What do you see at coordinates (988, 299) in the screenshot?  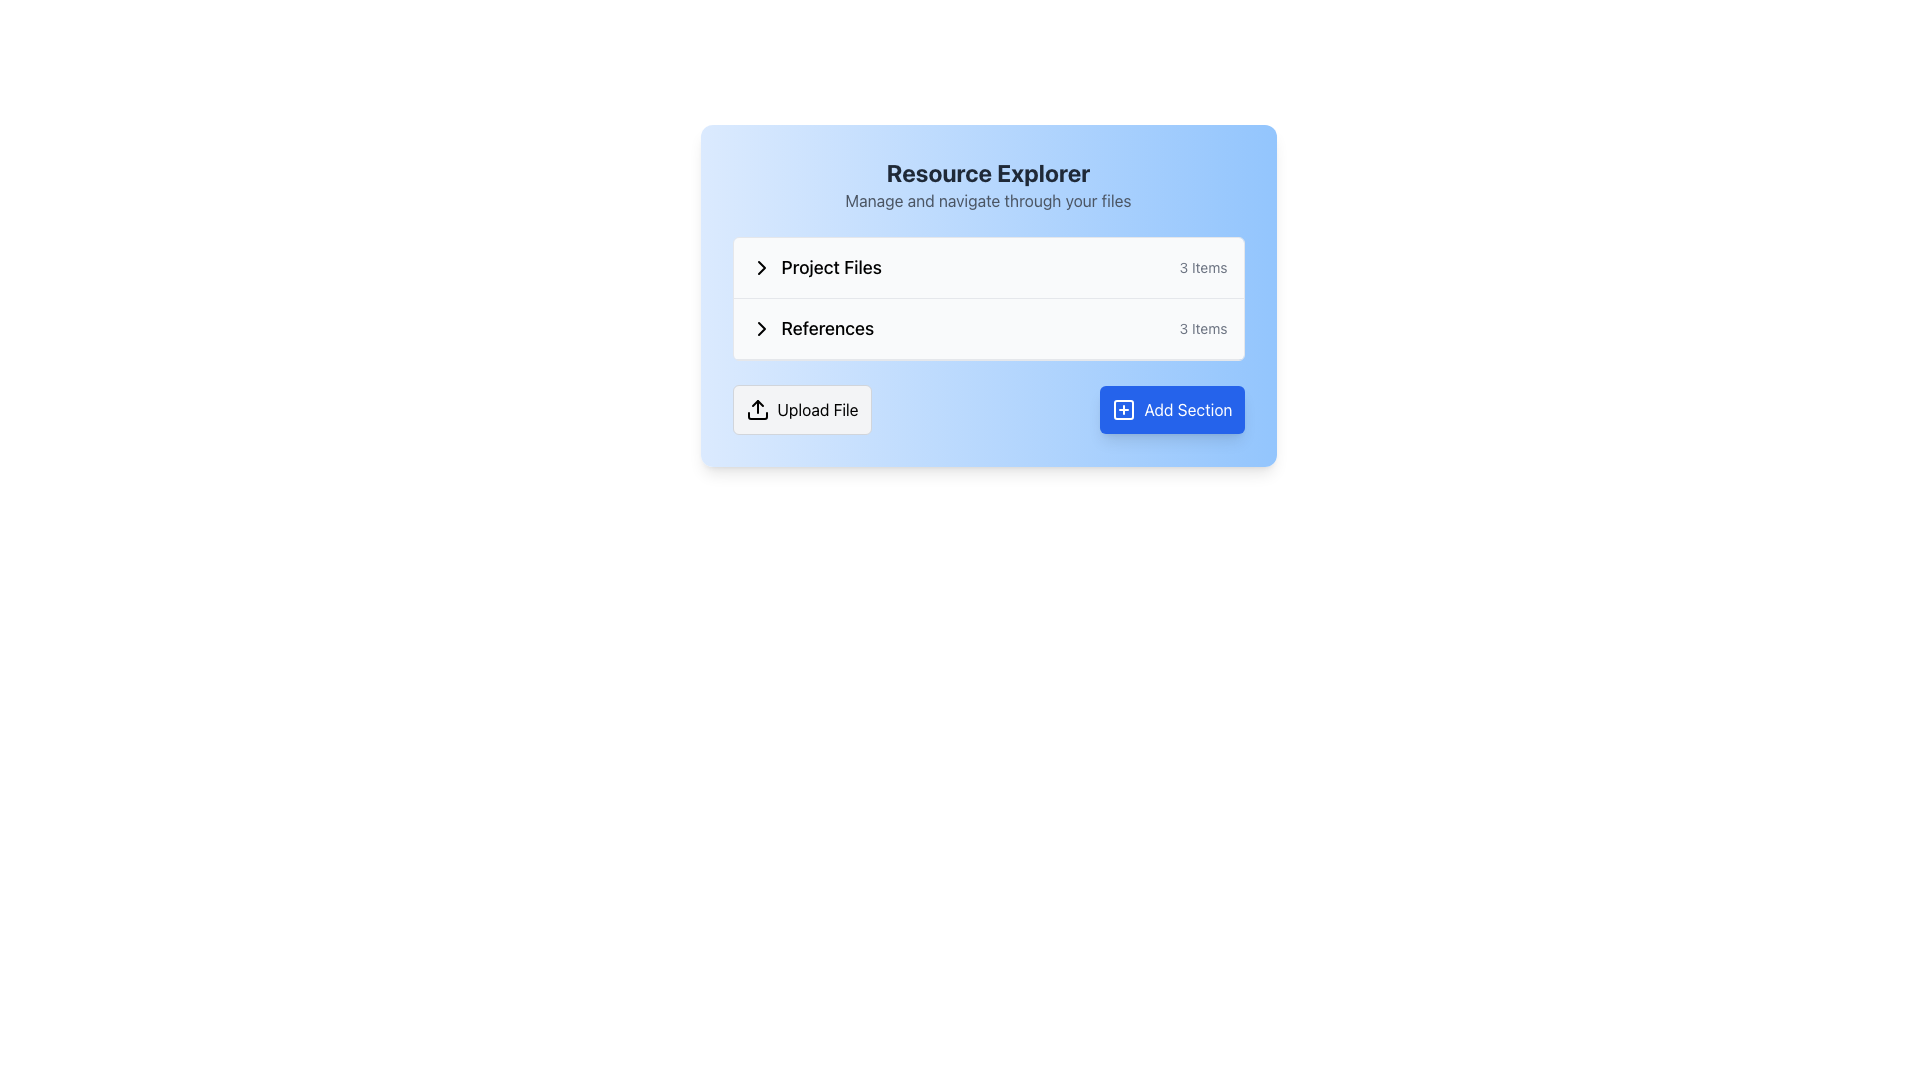 I see `the collapsible menu in the 'Resource Explorer' panel` at bounding box center [988, 299].